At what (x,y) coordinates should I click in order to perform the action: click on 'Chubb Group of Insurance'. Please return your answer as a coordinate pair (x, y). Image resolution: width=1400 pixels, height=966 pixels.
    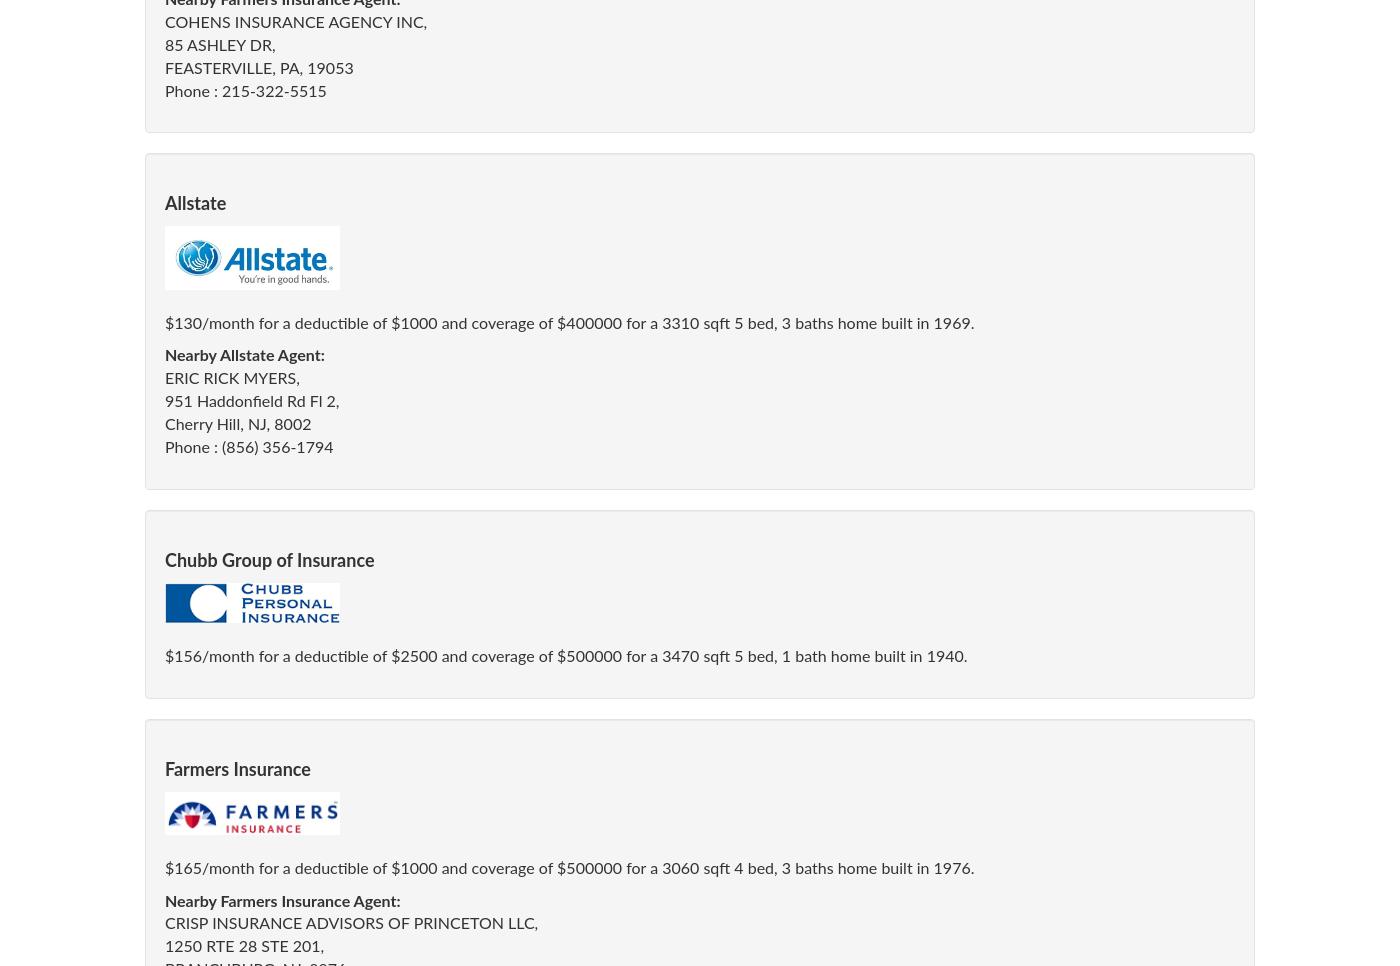
    Looking at the image, I should click on (269, 559).